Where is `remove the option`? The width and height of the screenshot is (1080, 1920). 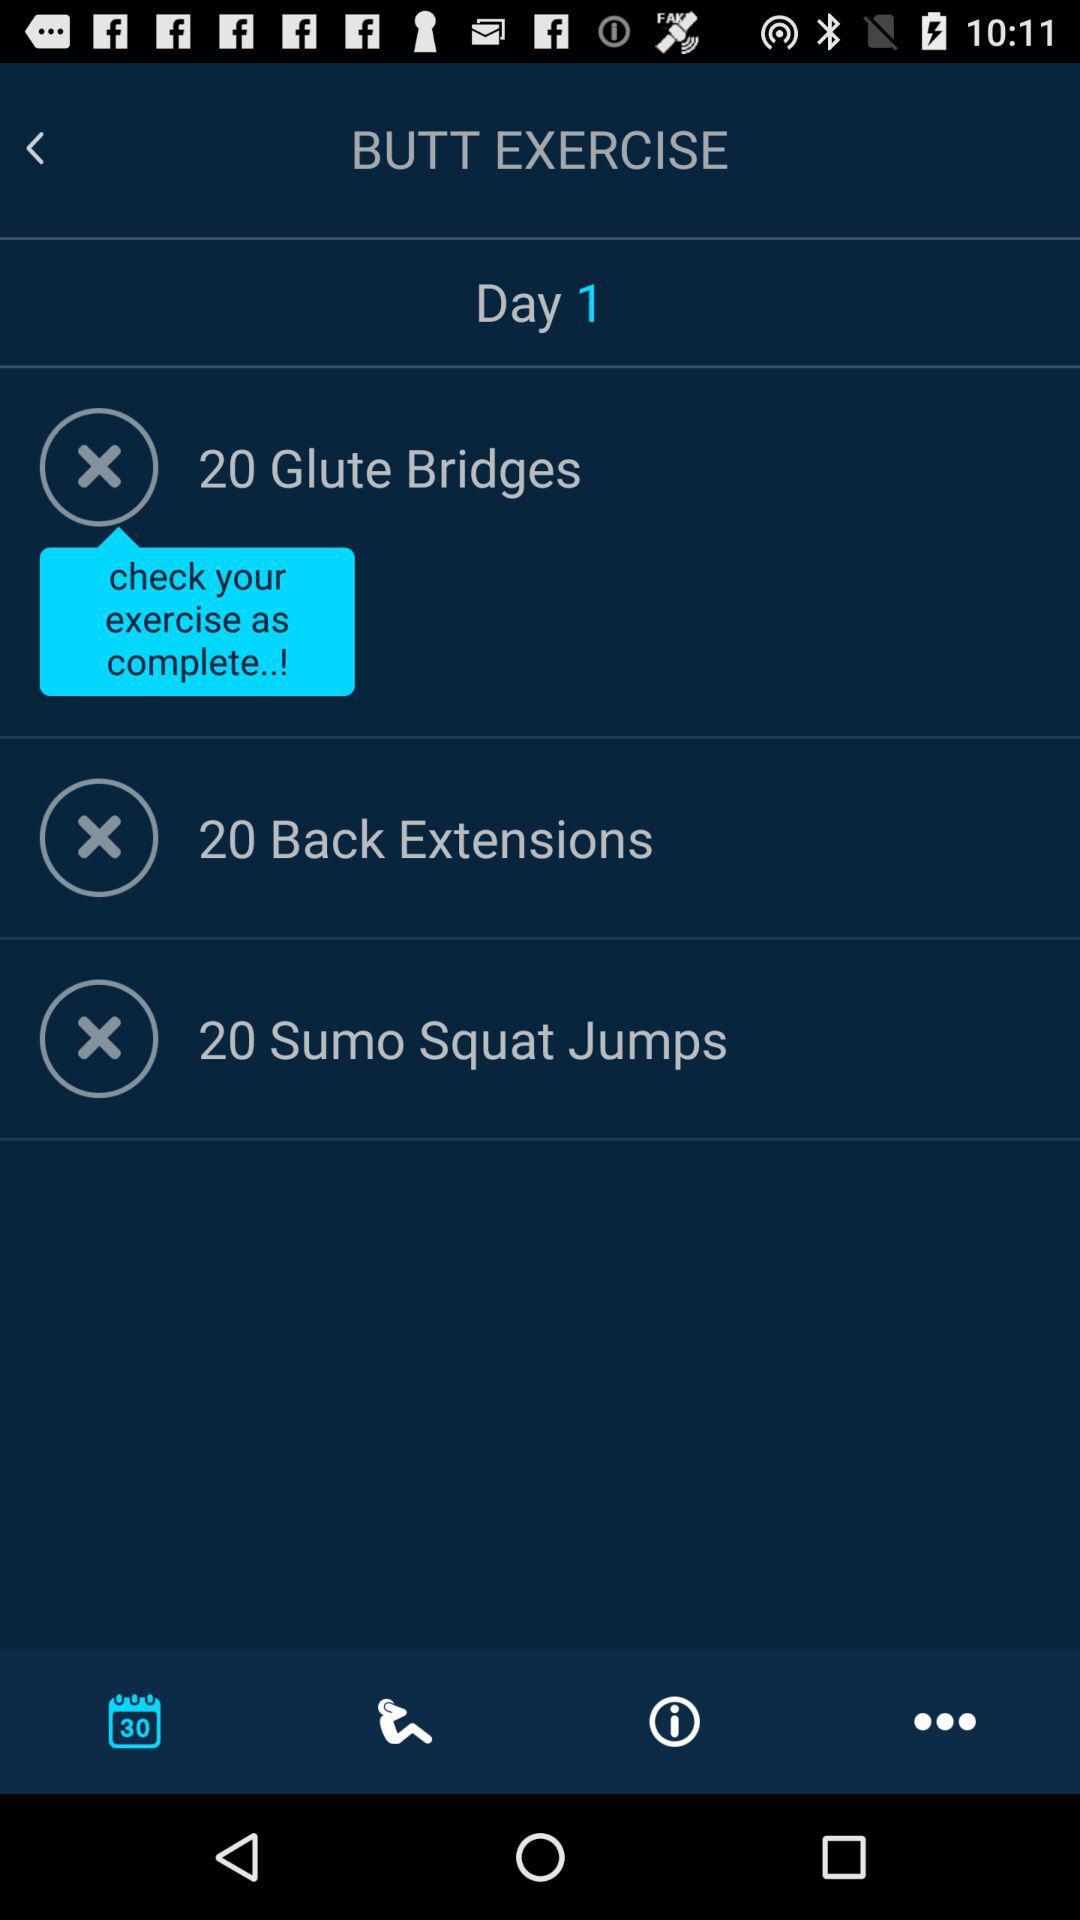
remove the option is located at coordinates (99, 837).